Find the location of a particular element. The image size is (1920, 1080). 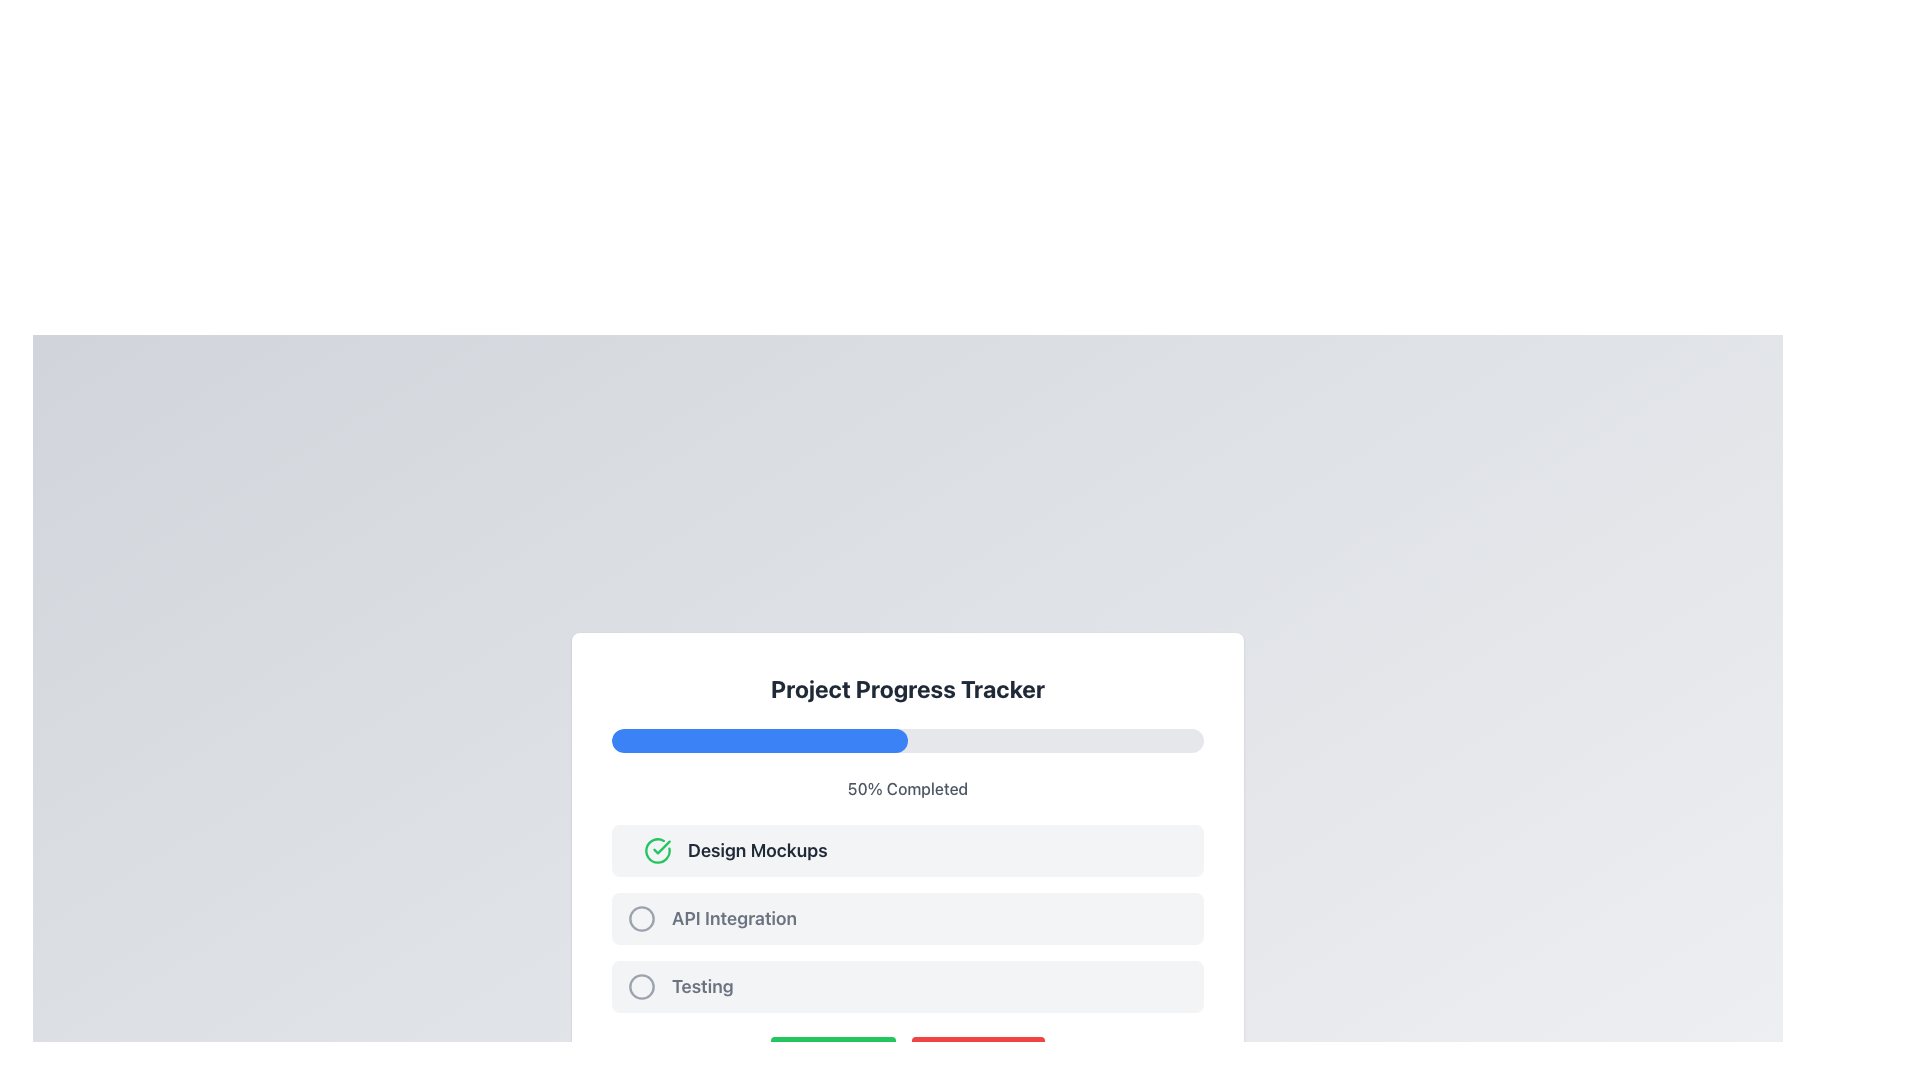

the blue-colored progress bar segment that visually represents 50% completion within the gray rounded progress bar, situated under 'Project Progress Tracker' and above '50% Completed' is located at coordinates (758, 740).